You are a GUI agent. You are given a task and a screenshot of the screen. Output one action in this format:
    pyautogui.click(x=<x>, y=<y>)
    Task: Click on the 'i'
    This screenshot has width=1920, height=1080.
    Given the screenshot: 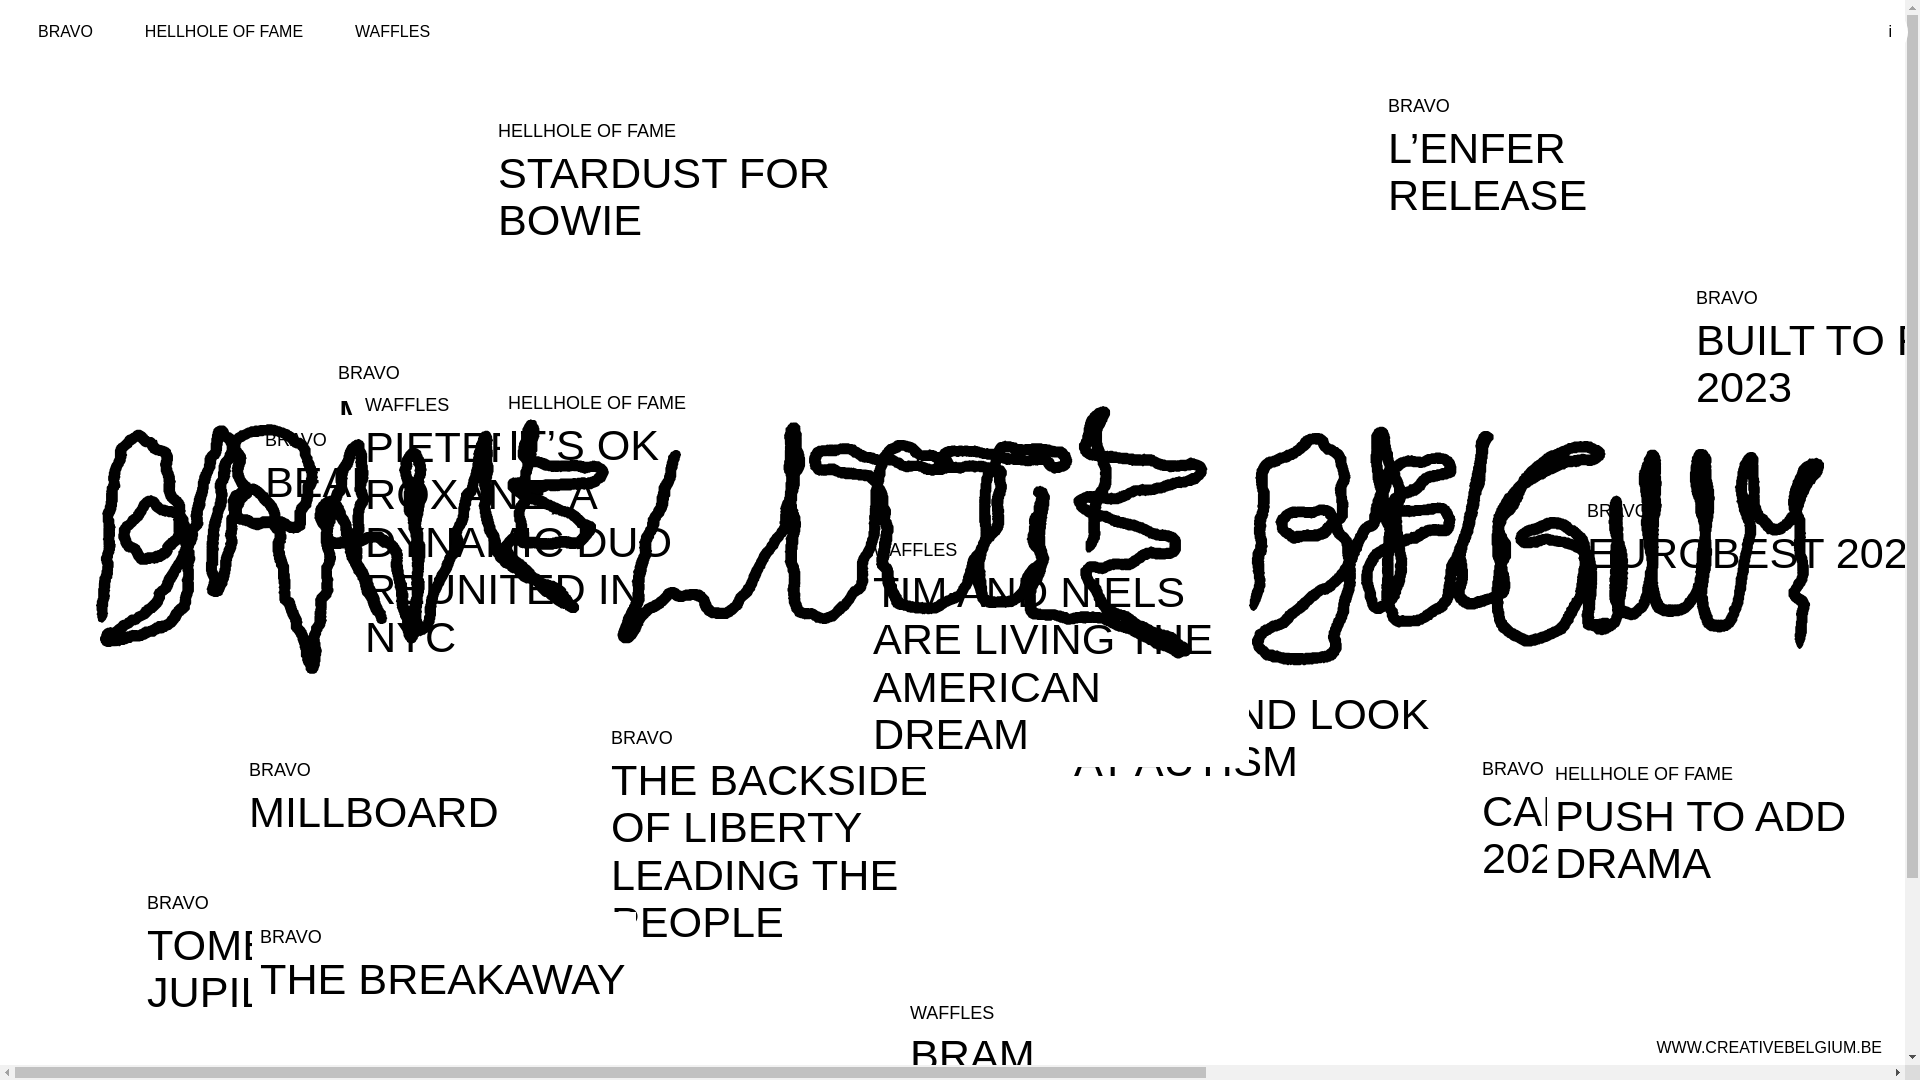 What is the action you would take?
    pyautogui.click(x=1889, y=31)
    